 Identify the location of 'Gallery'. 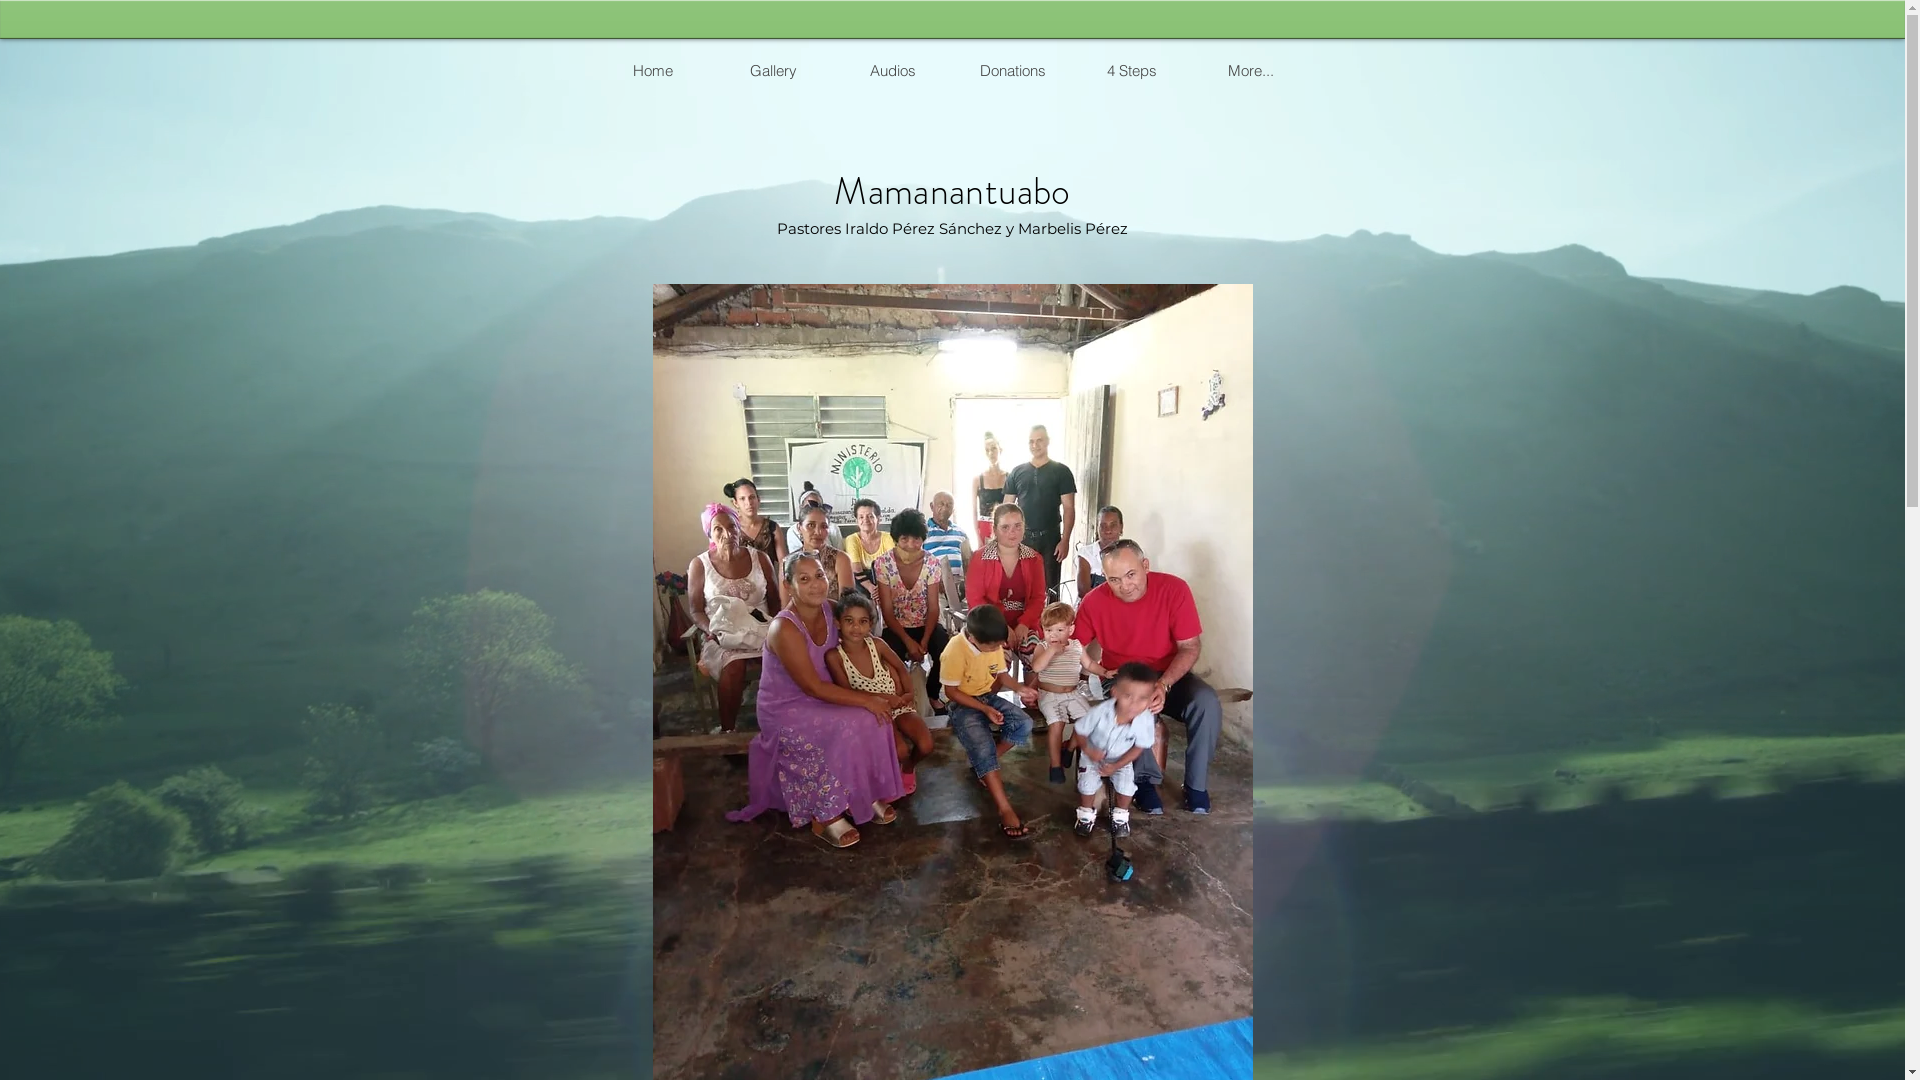
(771, 69).